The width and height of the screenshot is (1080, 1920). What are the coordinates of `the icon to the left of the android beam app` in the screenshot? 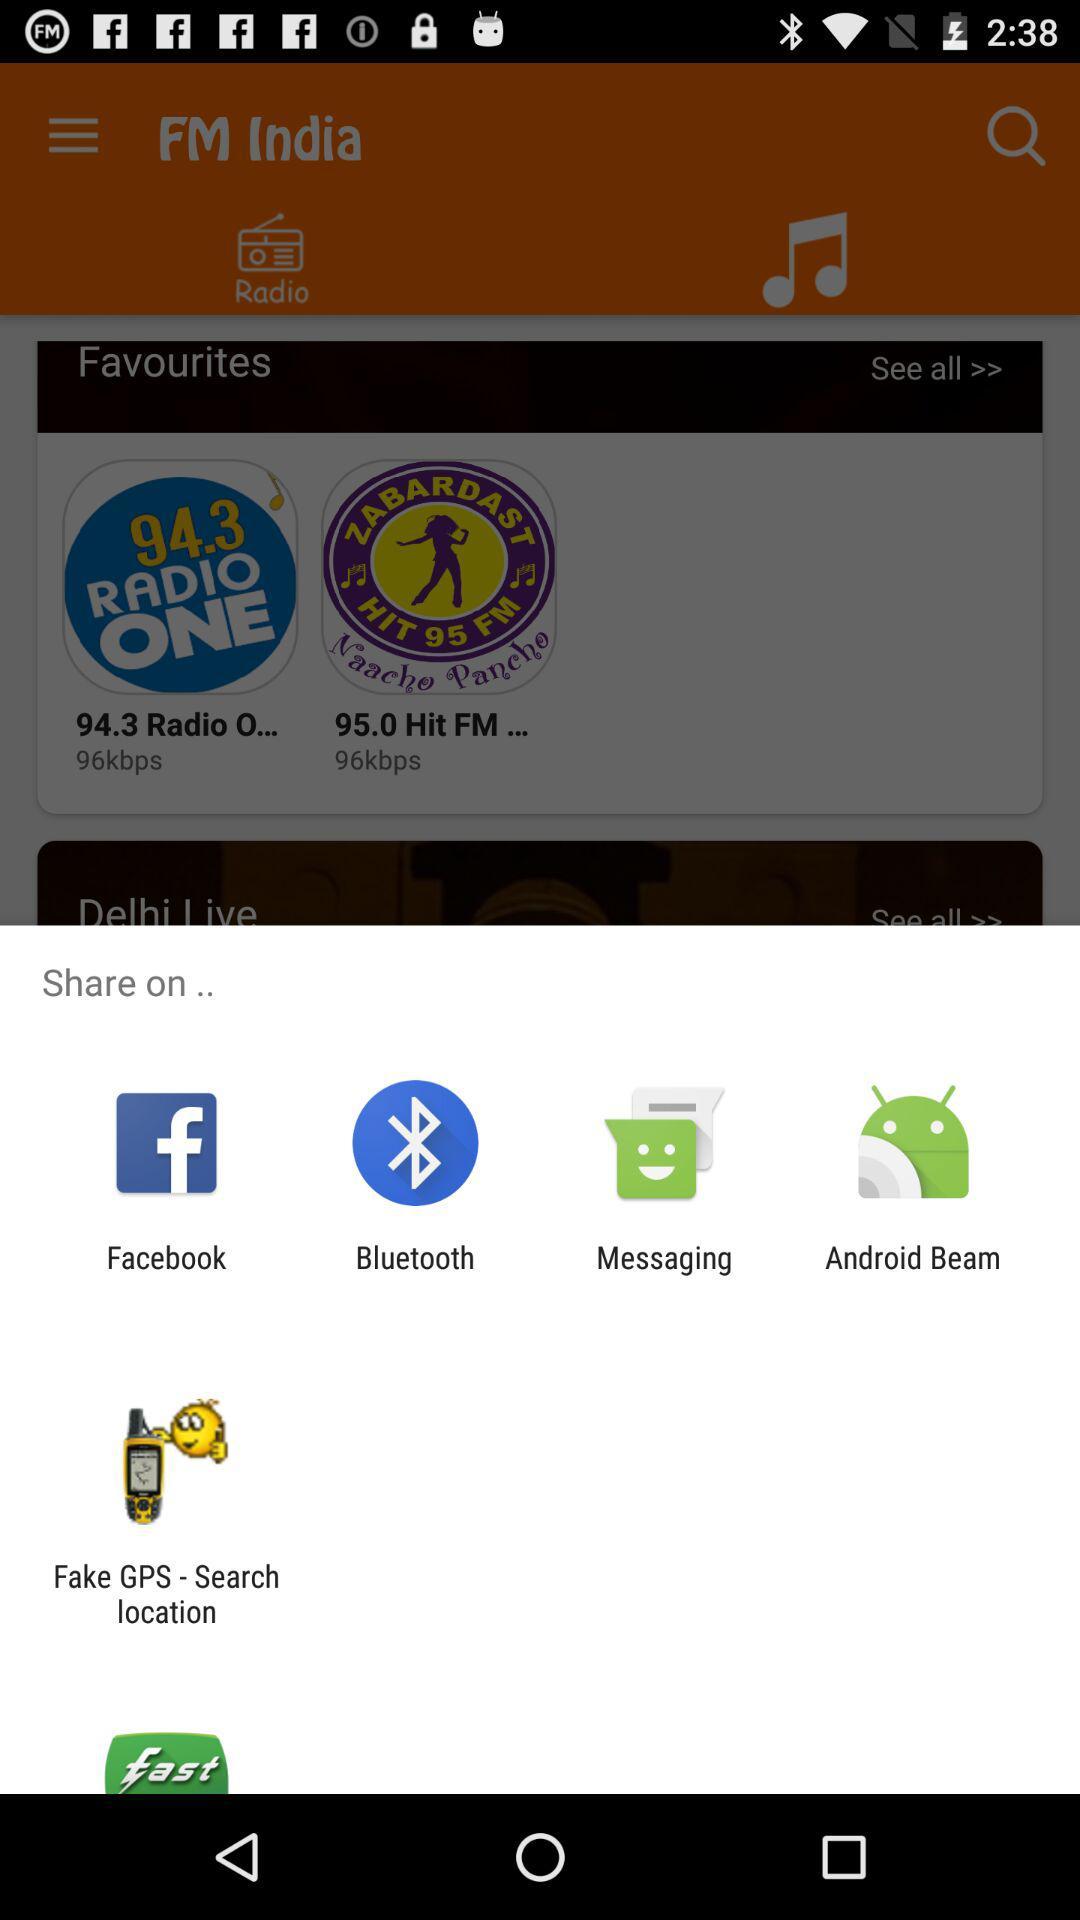 It's located at (664, 1274).